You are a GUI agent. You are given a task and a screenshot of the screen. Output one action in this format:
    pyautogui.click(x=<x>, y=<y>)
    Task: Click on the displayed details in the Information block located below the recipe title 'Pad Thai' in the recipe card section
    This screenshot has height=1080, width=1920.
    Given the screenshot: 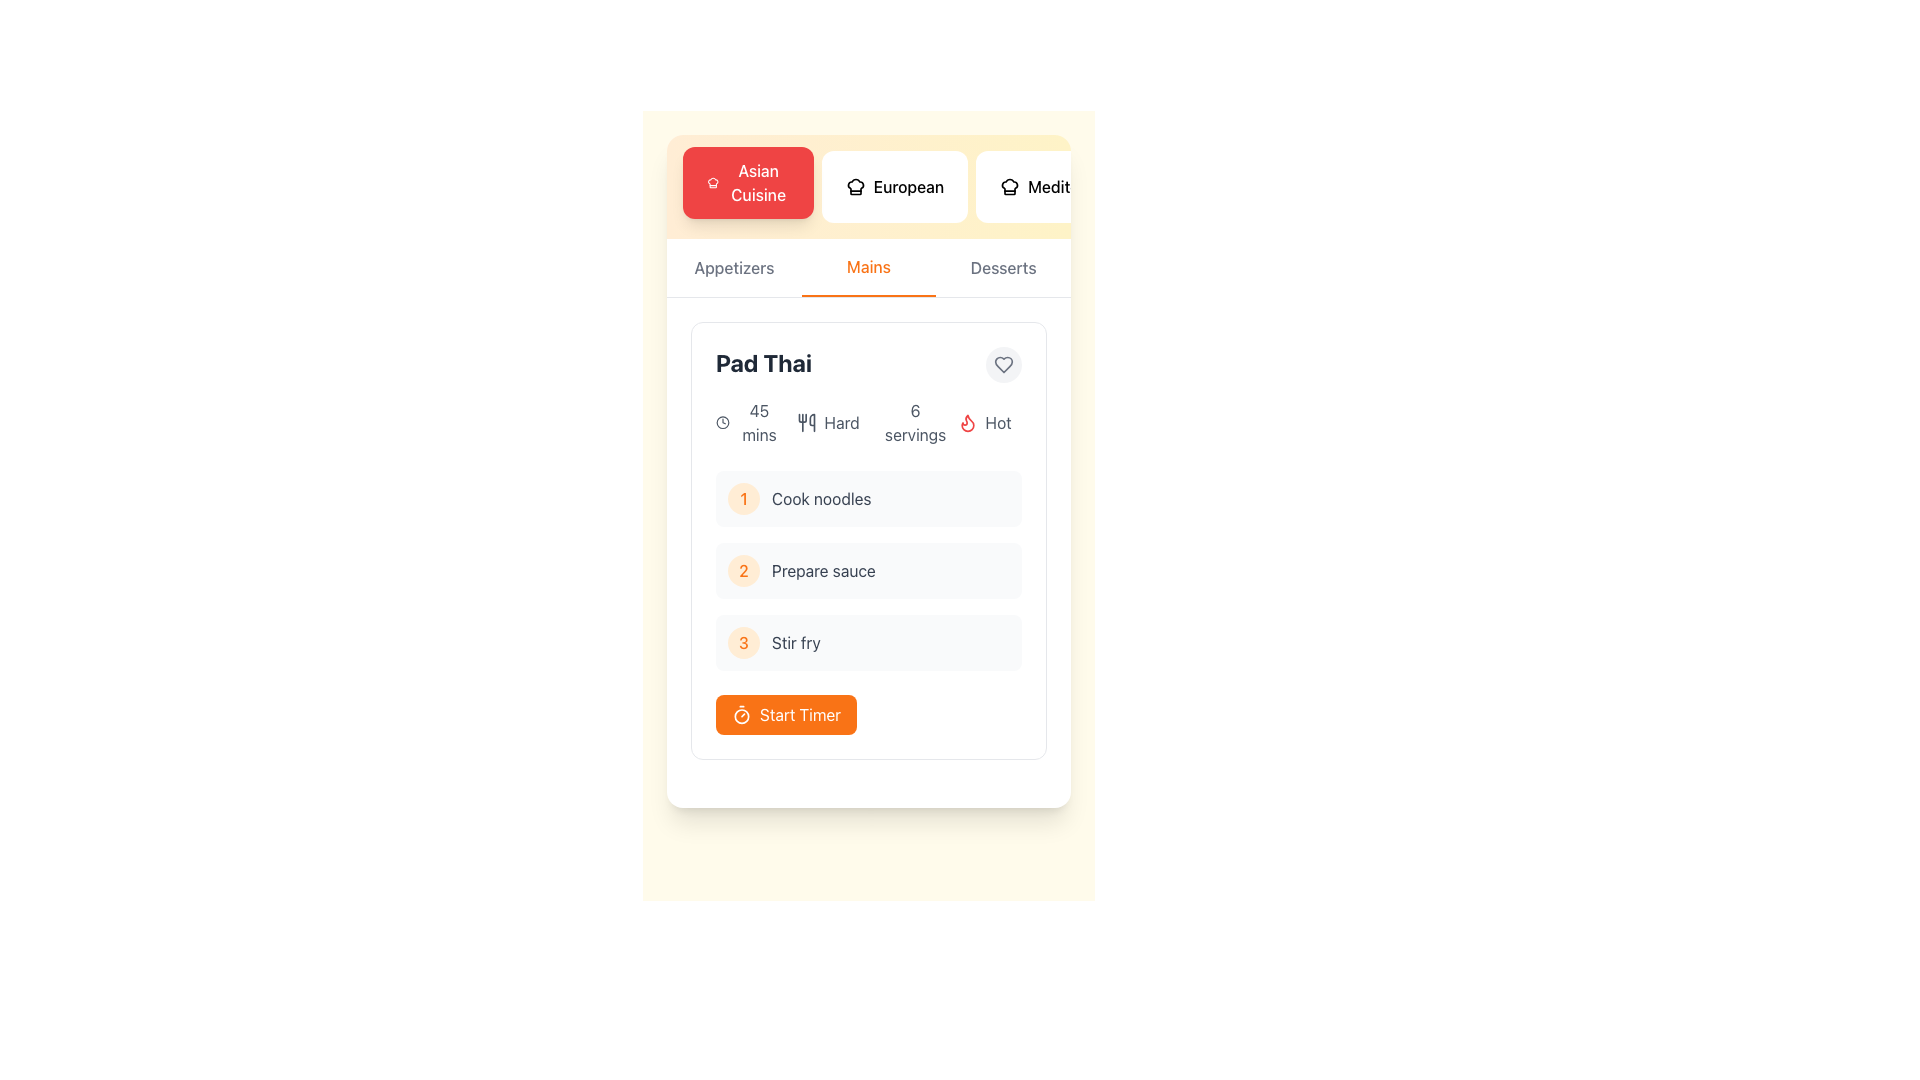 What is the action you would take?
    pyautogui.click(x=868, y=422)
    